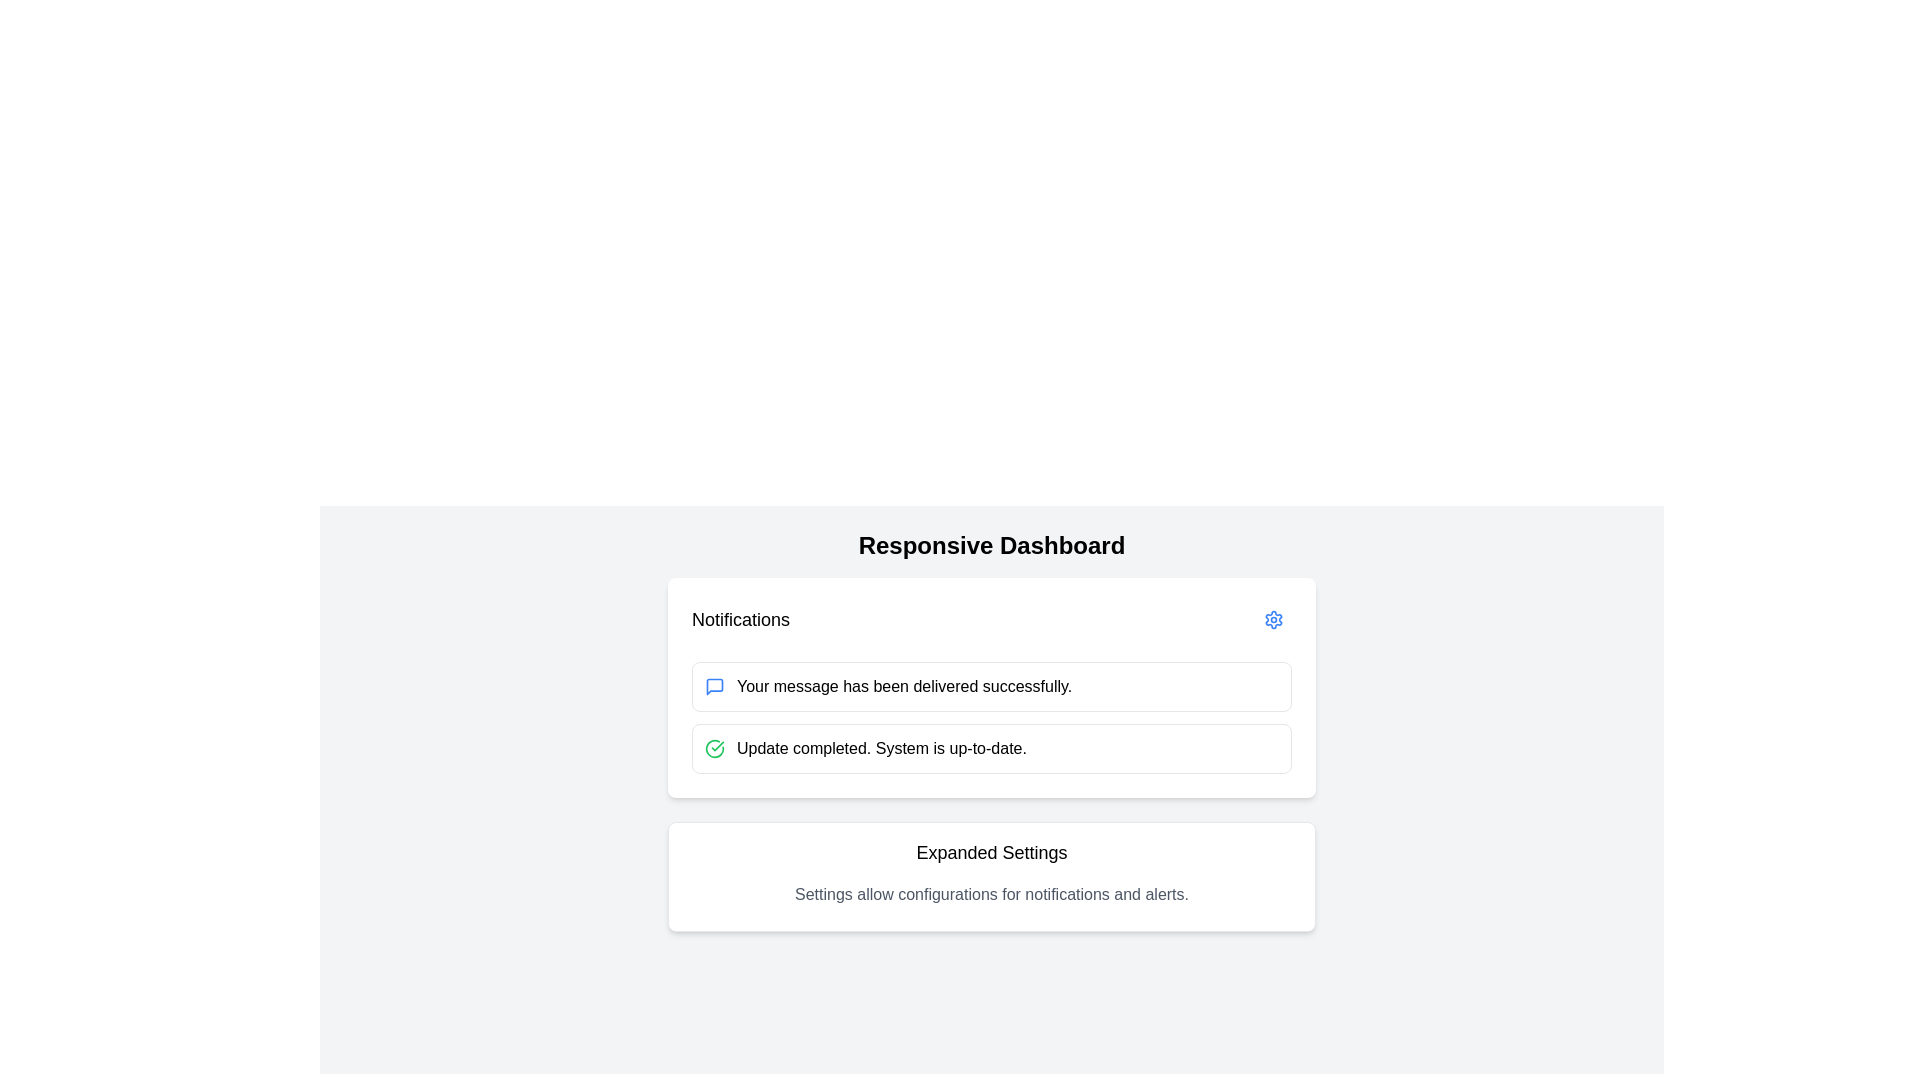  I want to click on the icon button for notifications settings located, so click(1272, 619).